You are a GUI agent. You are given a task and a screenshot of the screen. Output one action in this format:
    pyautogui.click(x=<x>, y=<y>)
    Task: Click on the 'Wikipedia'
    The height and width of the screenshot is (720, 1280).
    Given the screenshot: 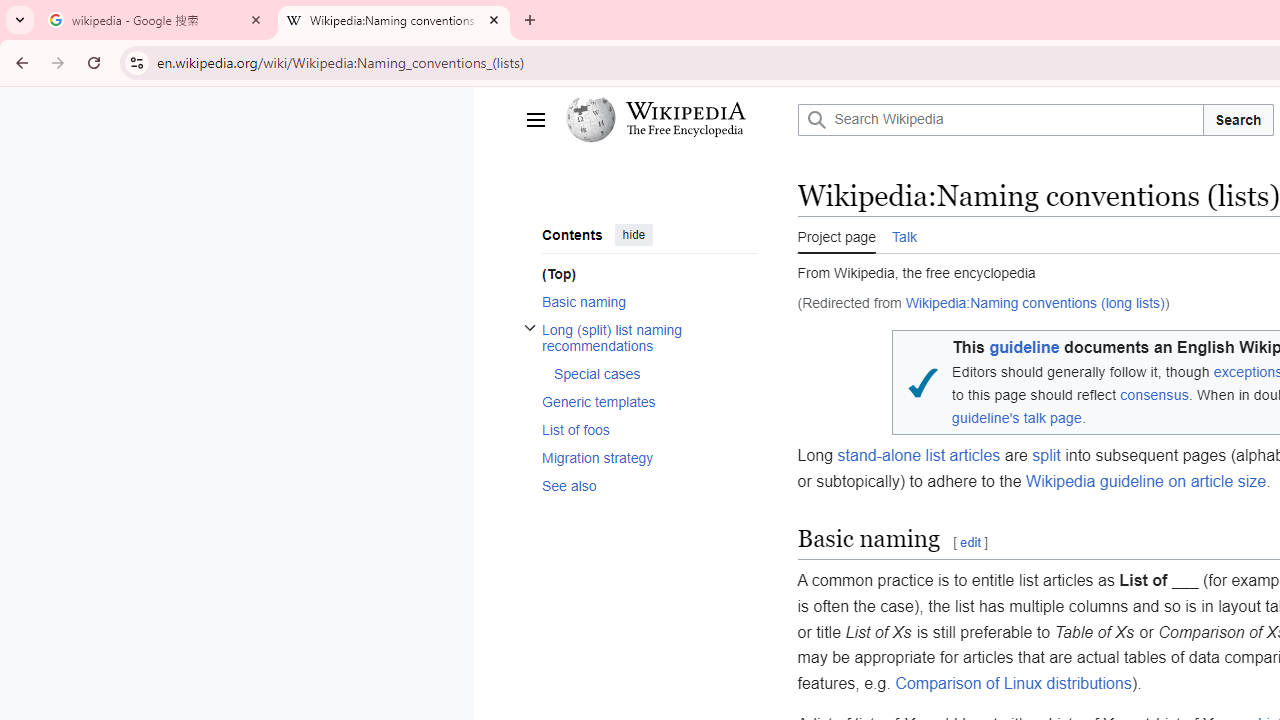 What is the action you would take?
    pyautogui.click(x=685, y=111)
    